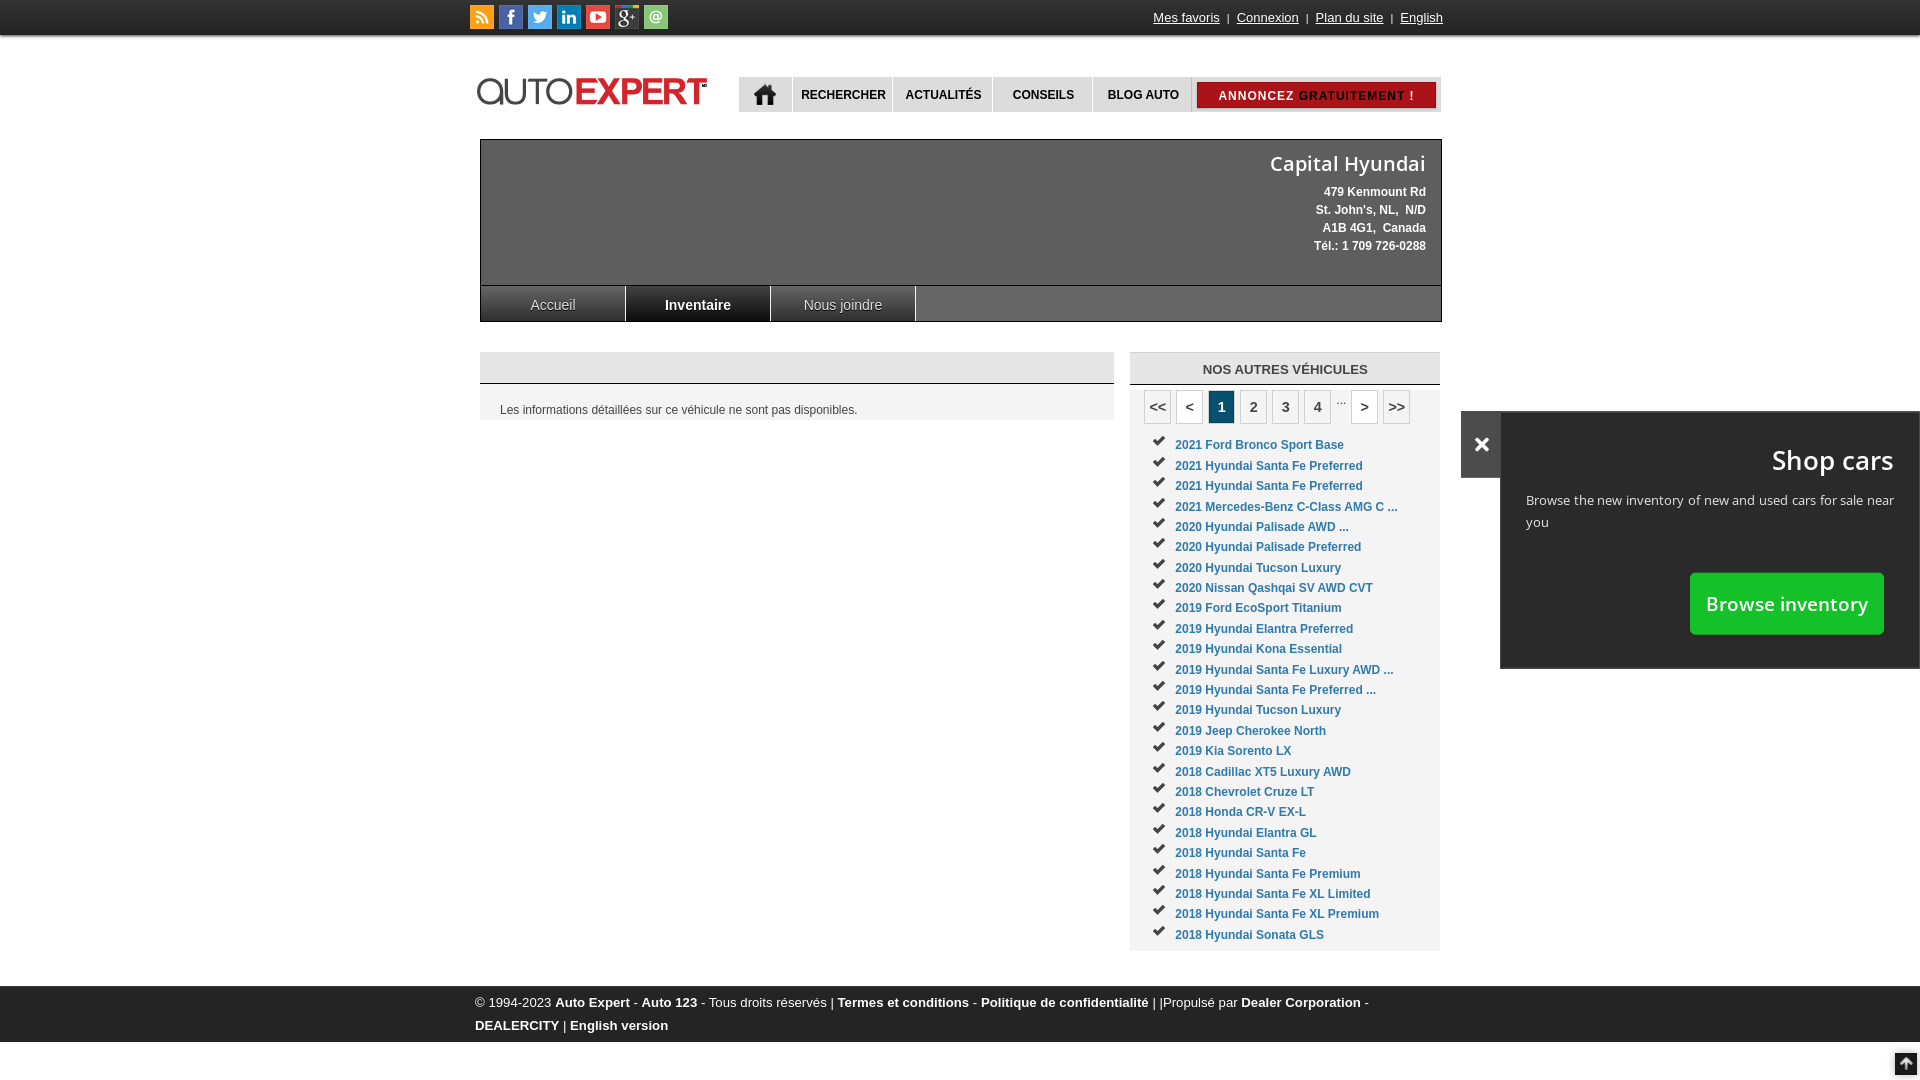  What do you see at coordinates (1275, 914) in the screenshot?
I see `'2018 Hyundai Santa Fe XL Premium'` at bounding box center [1275, 914].